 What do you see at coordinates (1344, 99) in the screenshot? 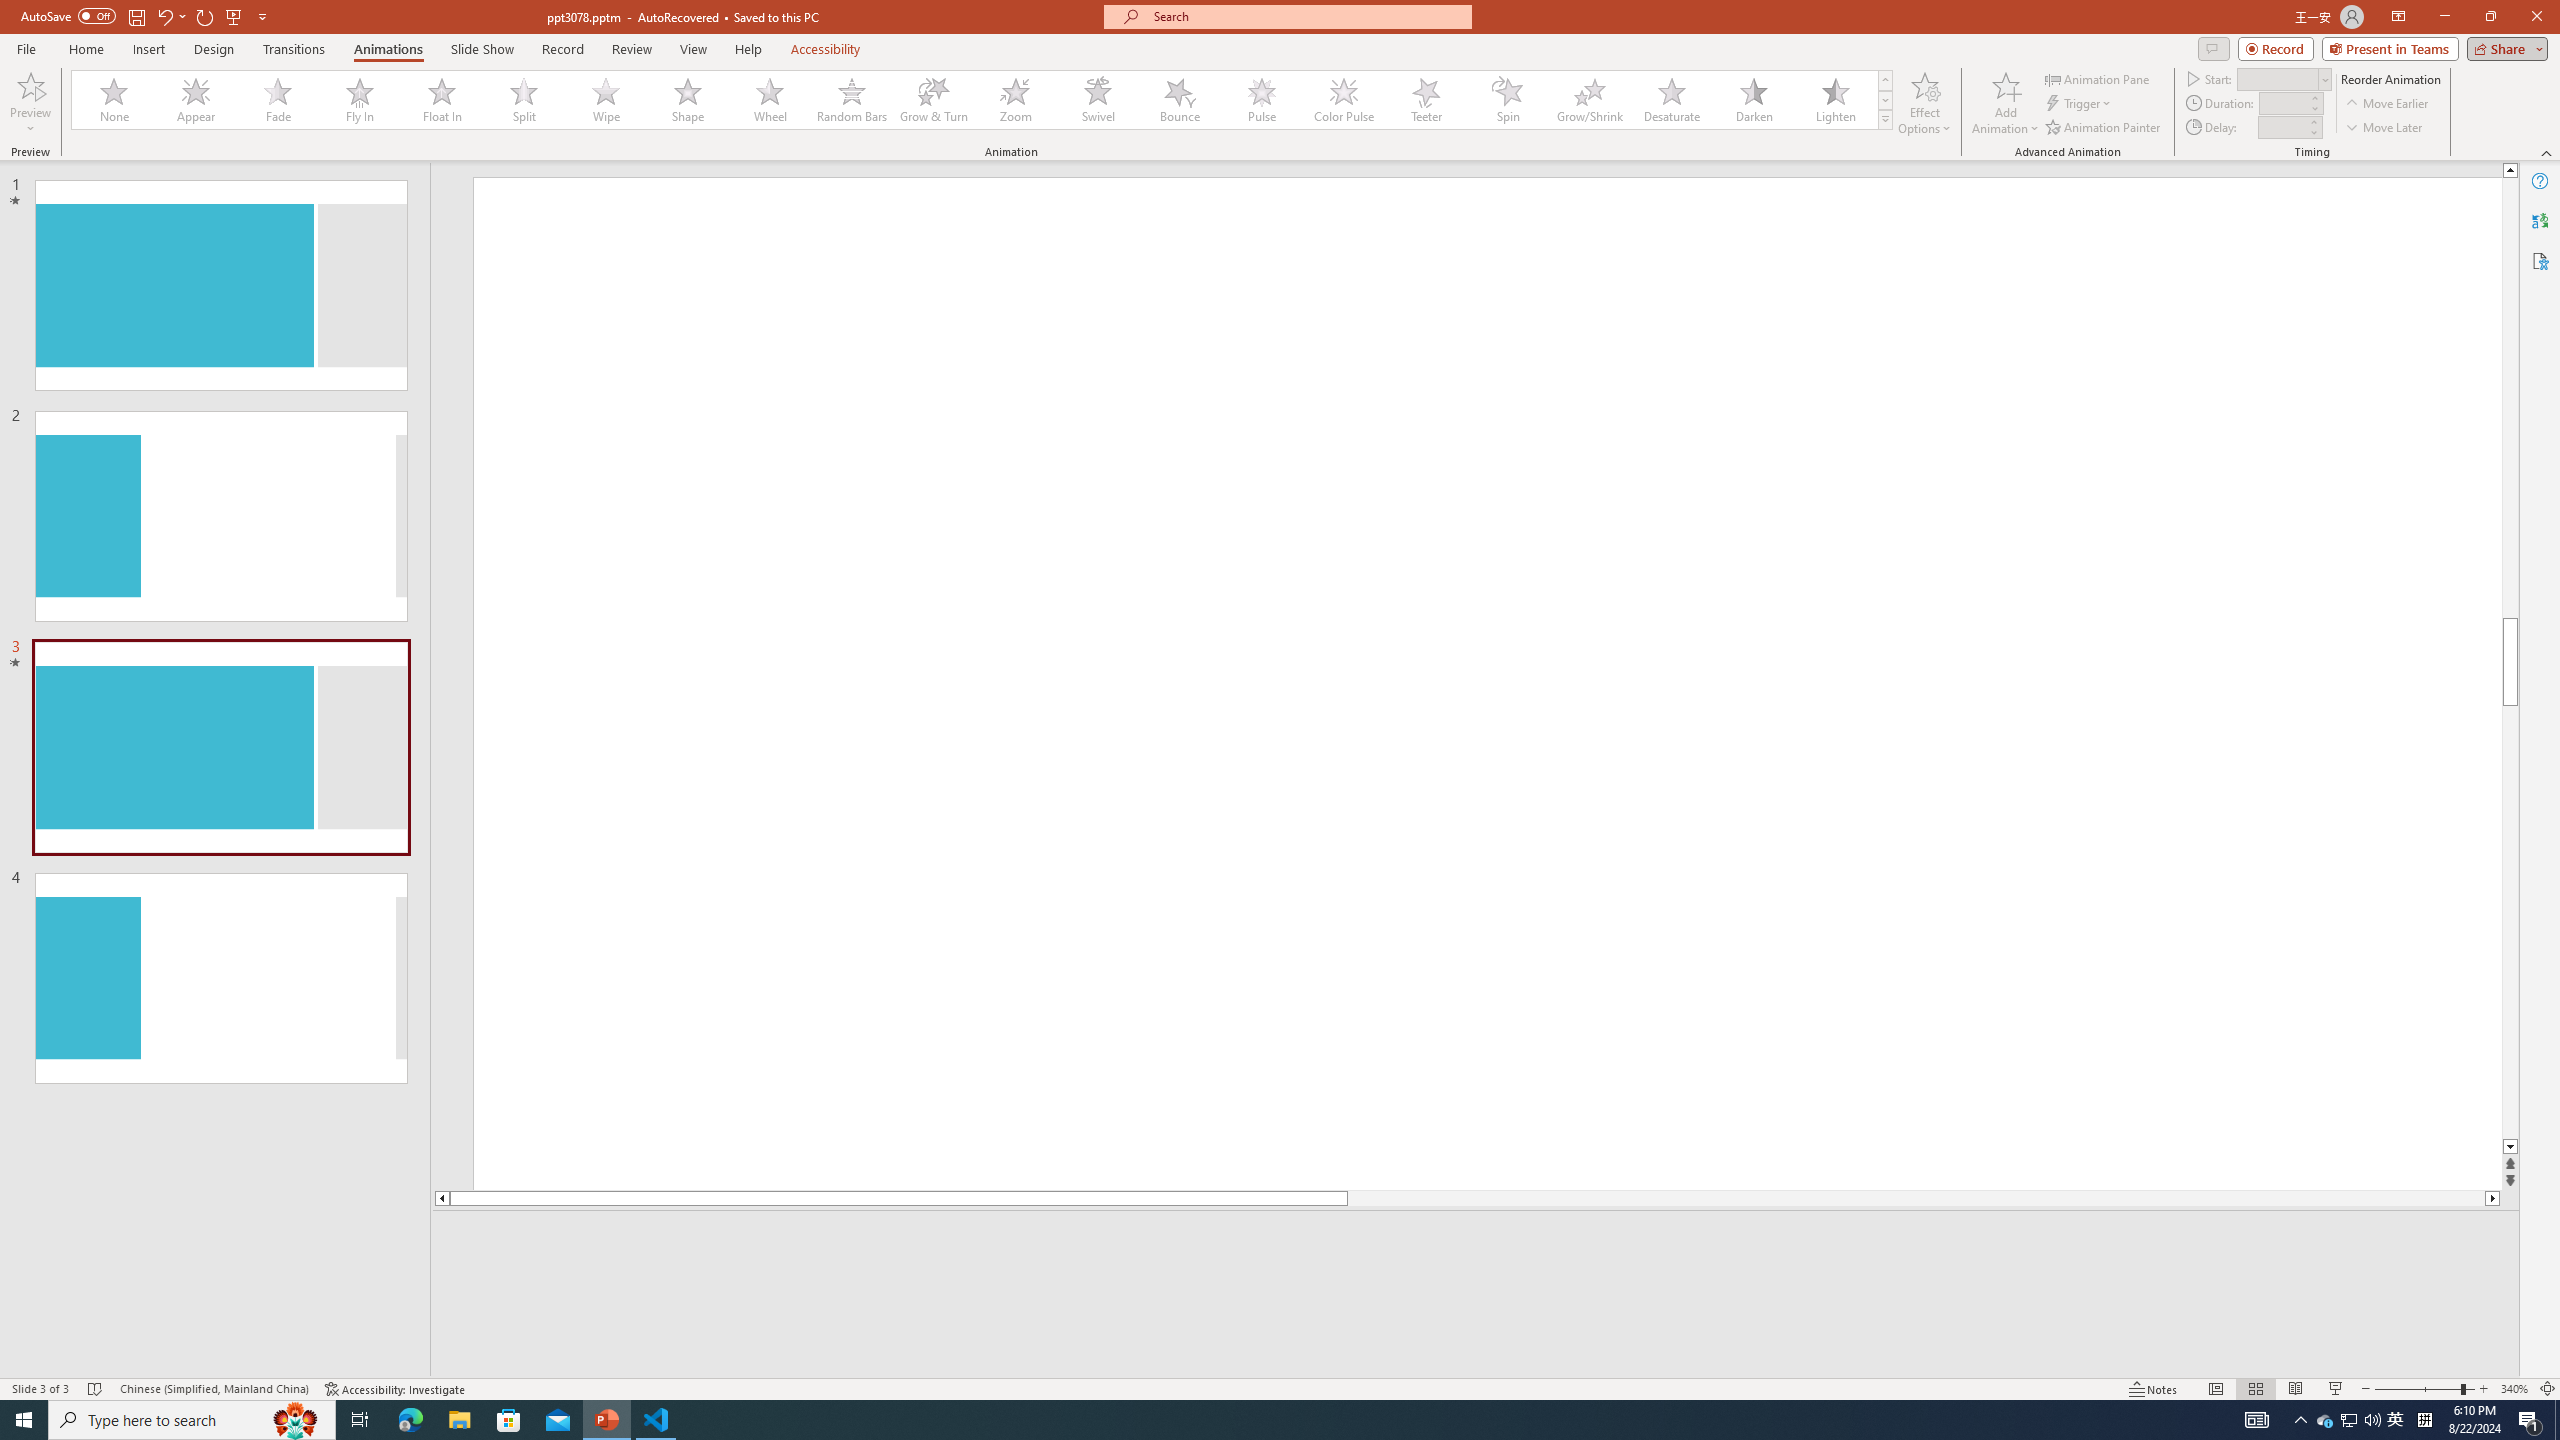
I see `'Color Pulse'` at bounding box center [1344, 99].